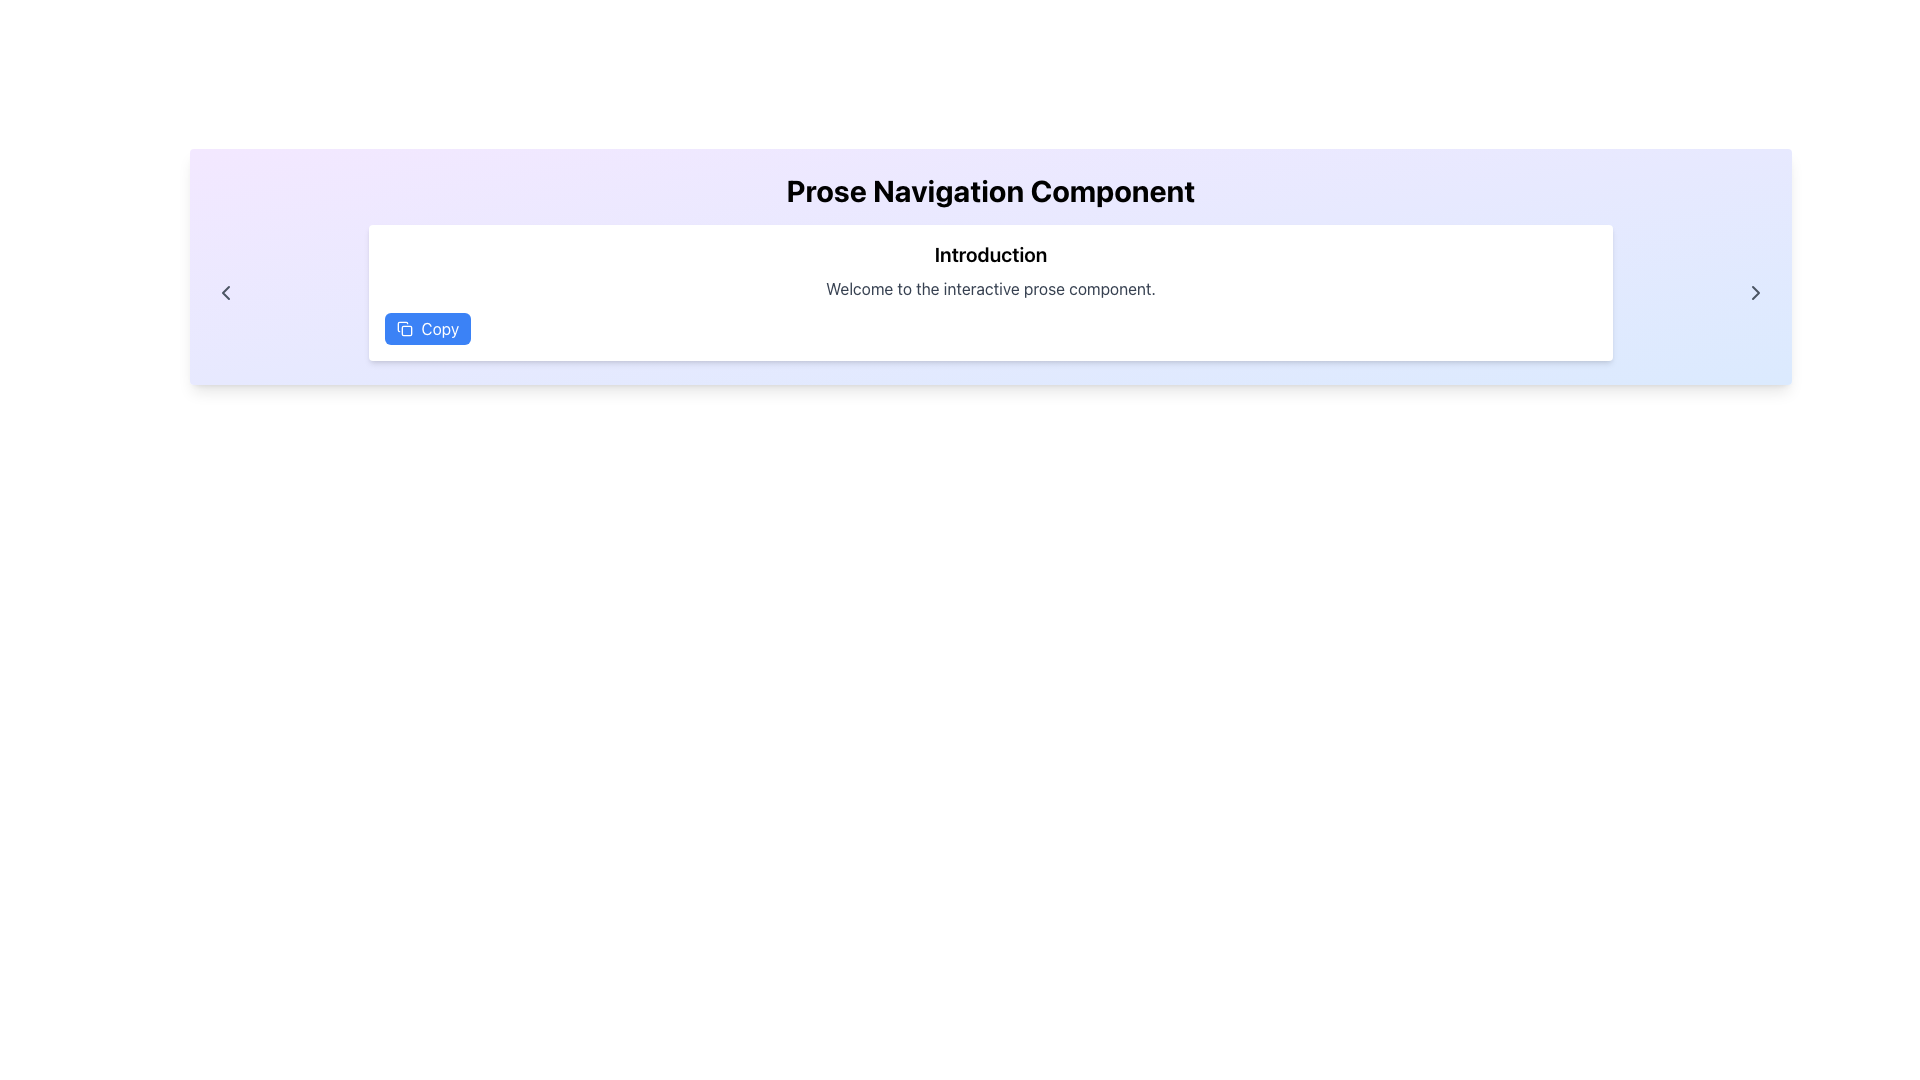 The width and height of the screenshot is (1920, 1080). I want to click on the left-pointing chevron-shaped button styled in gray located at the far left side of the header section by, so click(225, 293).